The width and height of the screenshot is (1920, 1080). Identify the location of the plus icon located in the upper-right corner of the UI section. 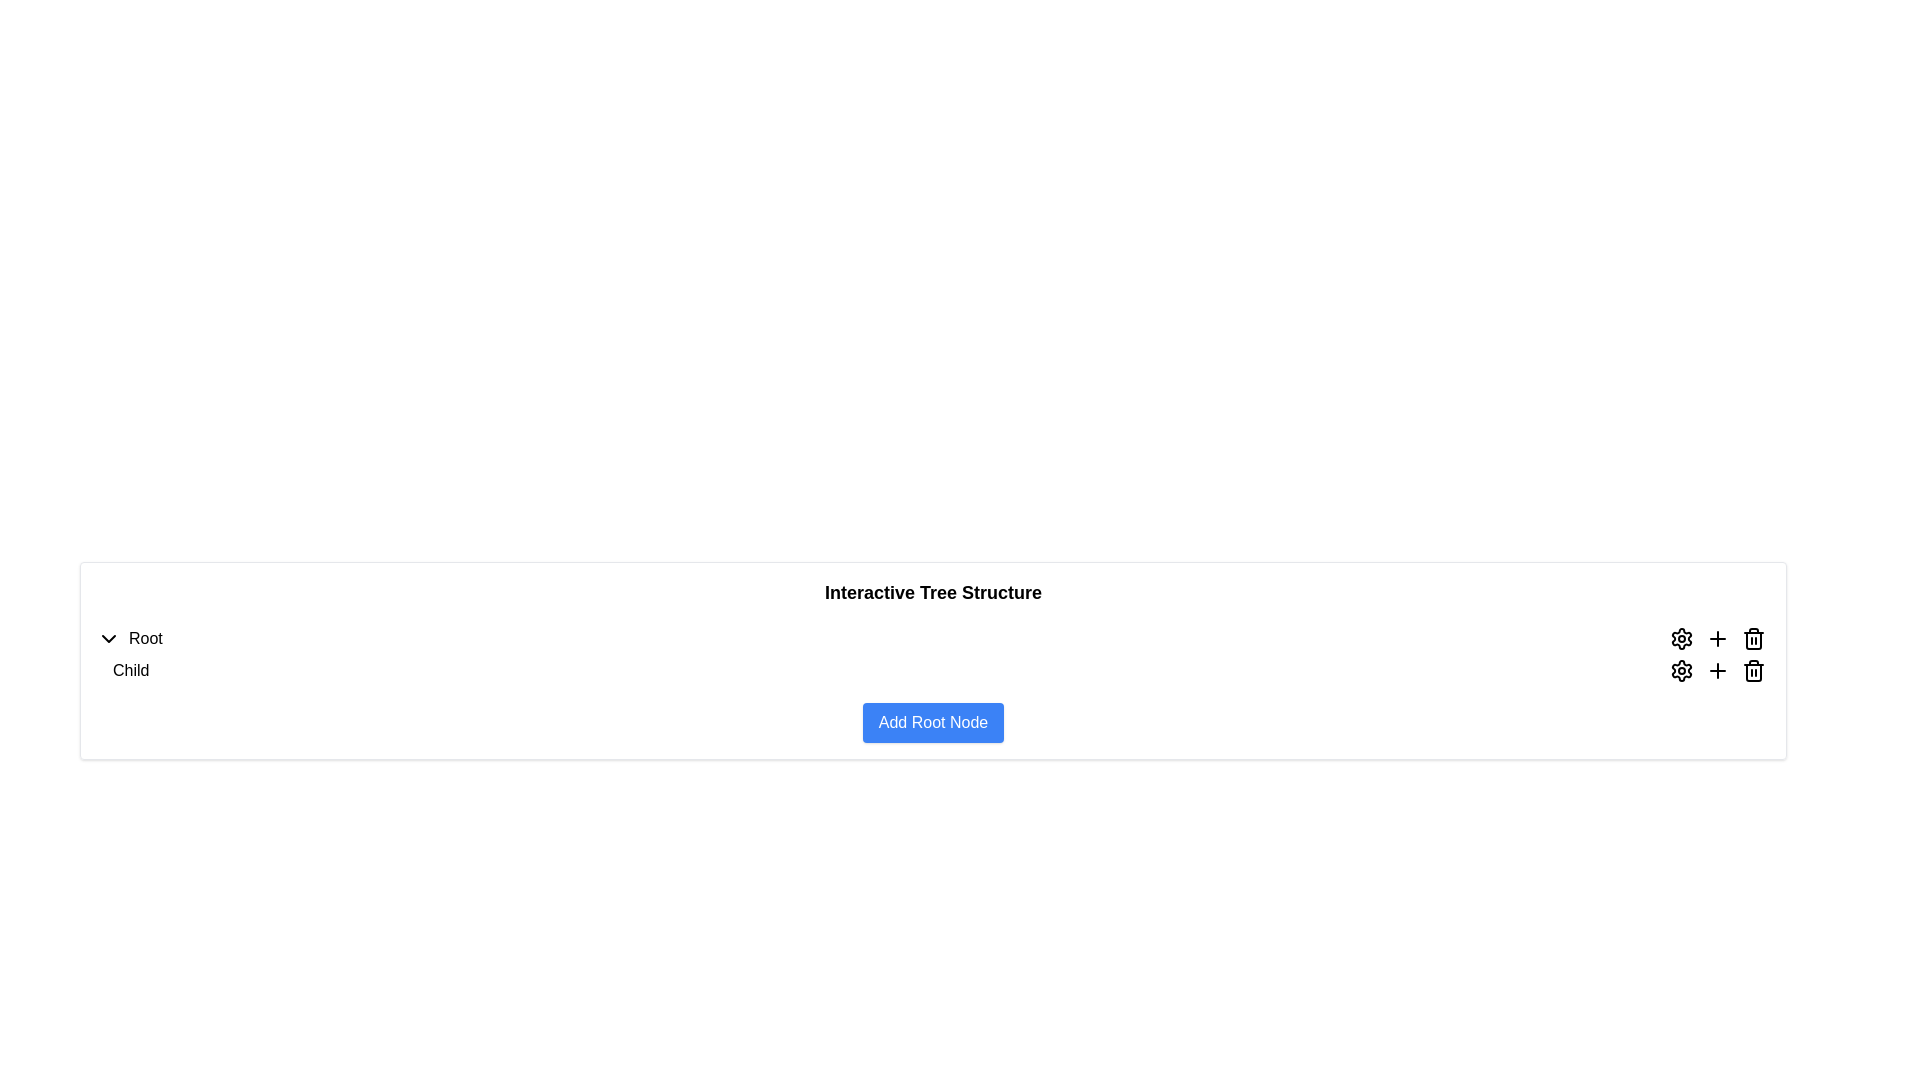
(1717, 671).